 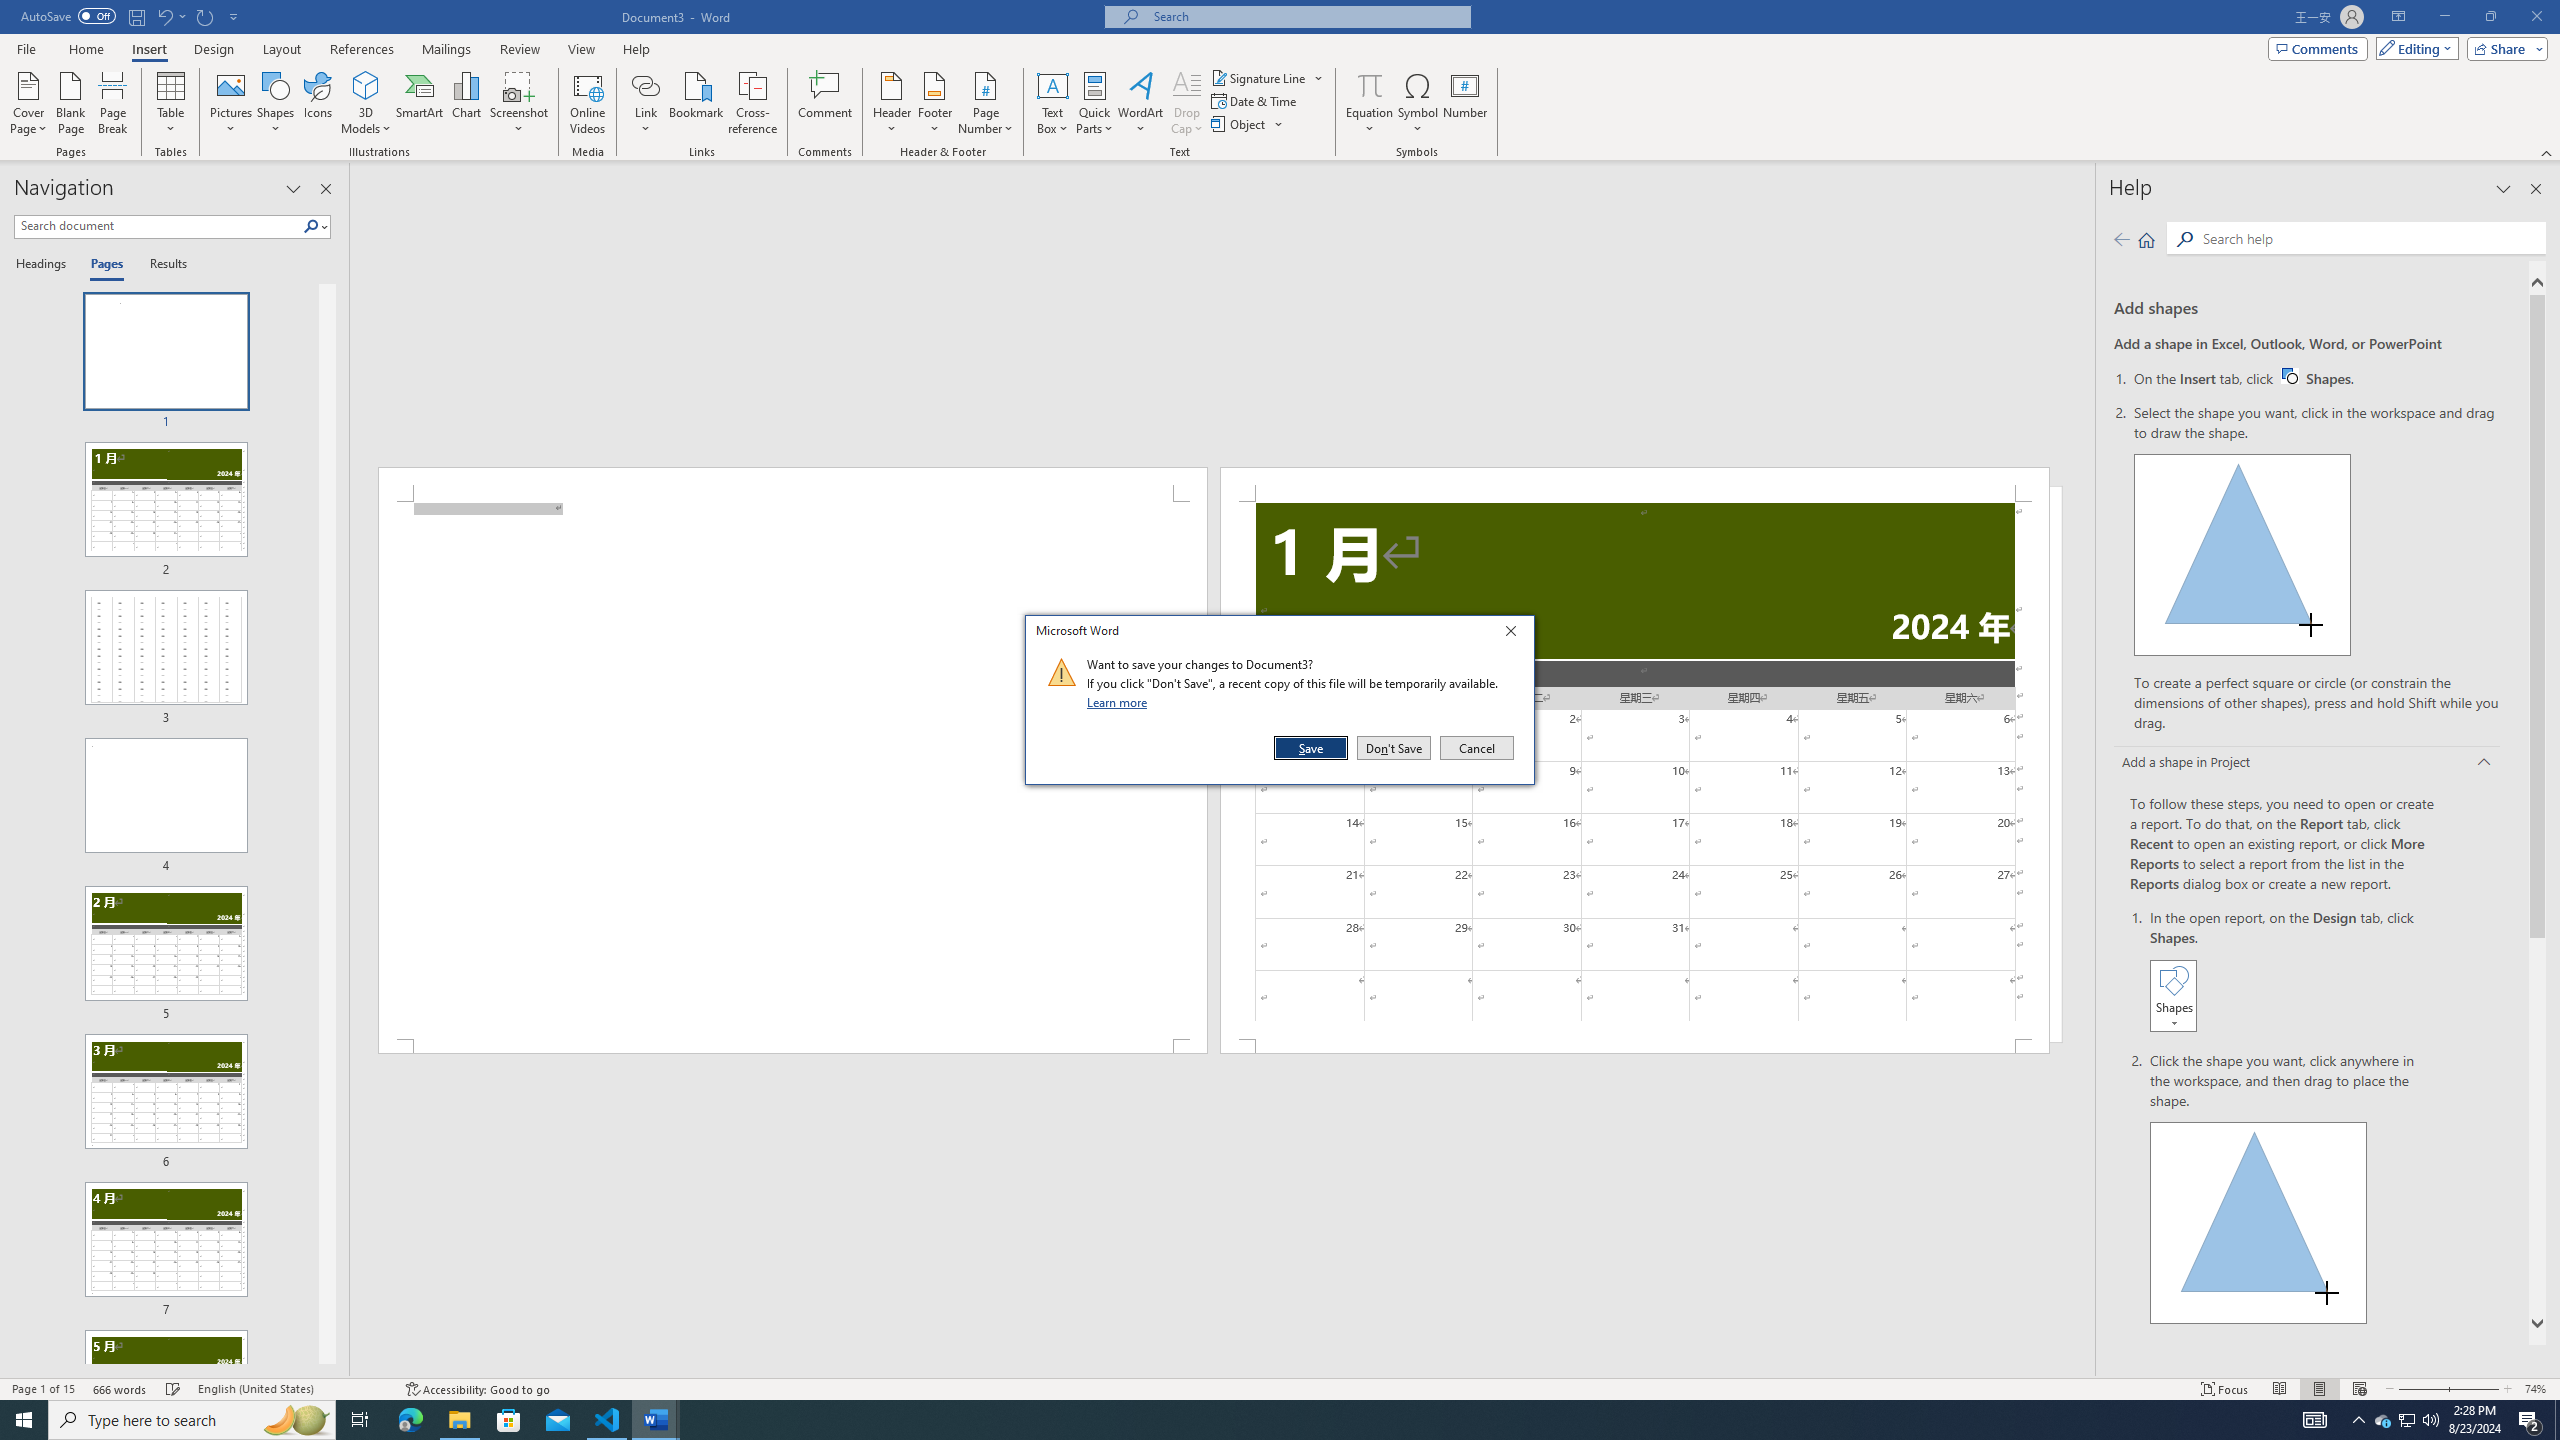 What do you see at coordinates (476, 1389) in the screenshot?
I see `'Accessibility Checker Accessibility: Good to go'` at bounding box center [476, 1389].